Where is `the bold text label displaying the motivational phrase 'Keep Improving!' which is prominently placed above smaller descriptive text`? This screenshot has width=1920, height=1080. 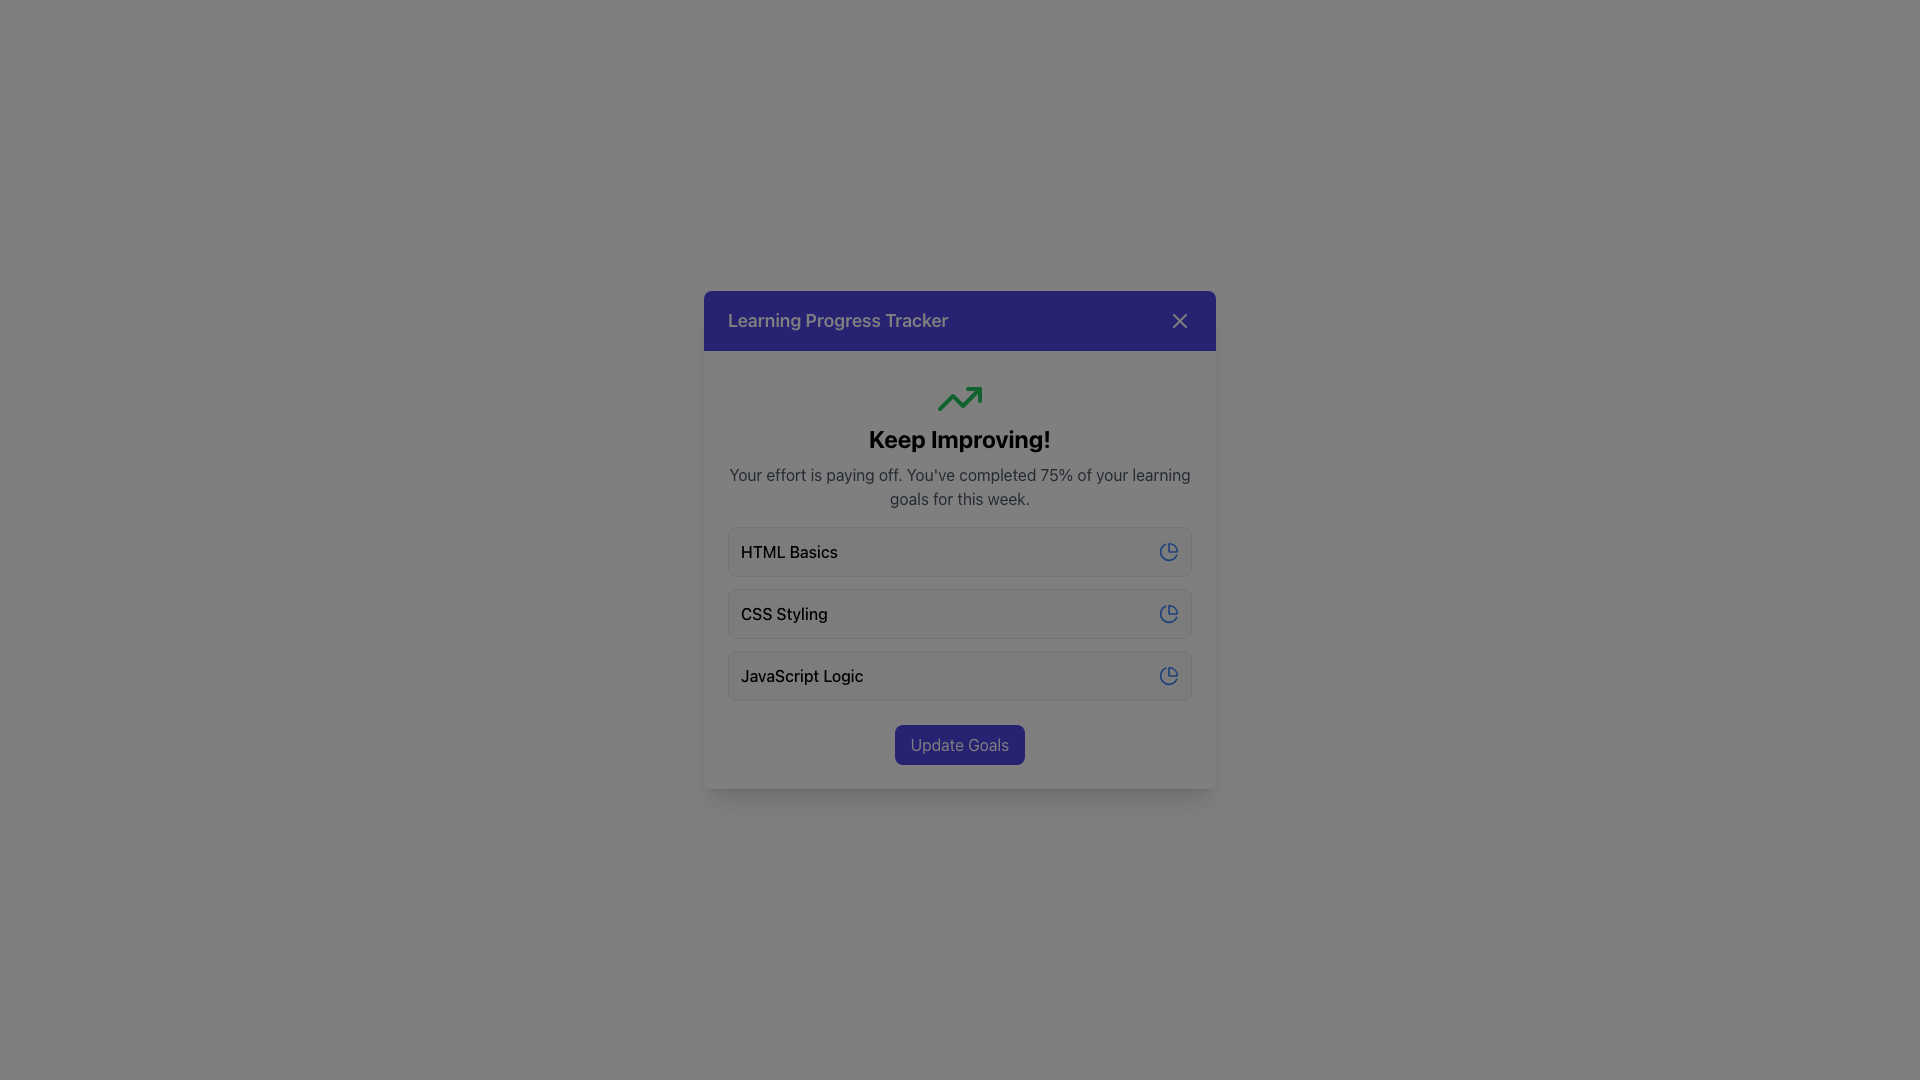 the bold text label displaying the motivational phrase 'Keep Improving!' which is prominently placed above smaller descriptive text is located at coordinates (960, 438).